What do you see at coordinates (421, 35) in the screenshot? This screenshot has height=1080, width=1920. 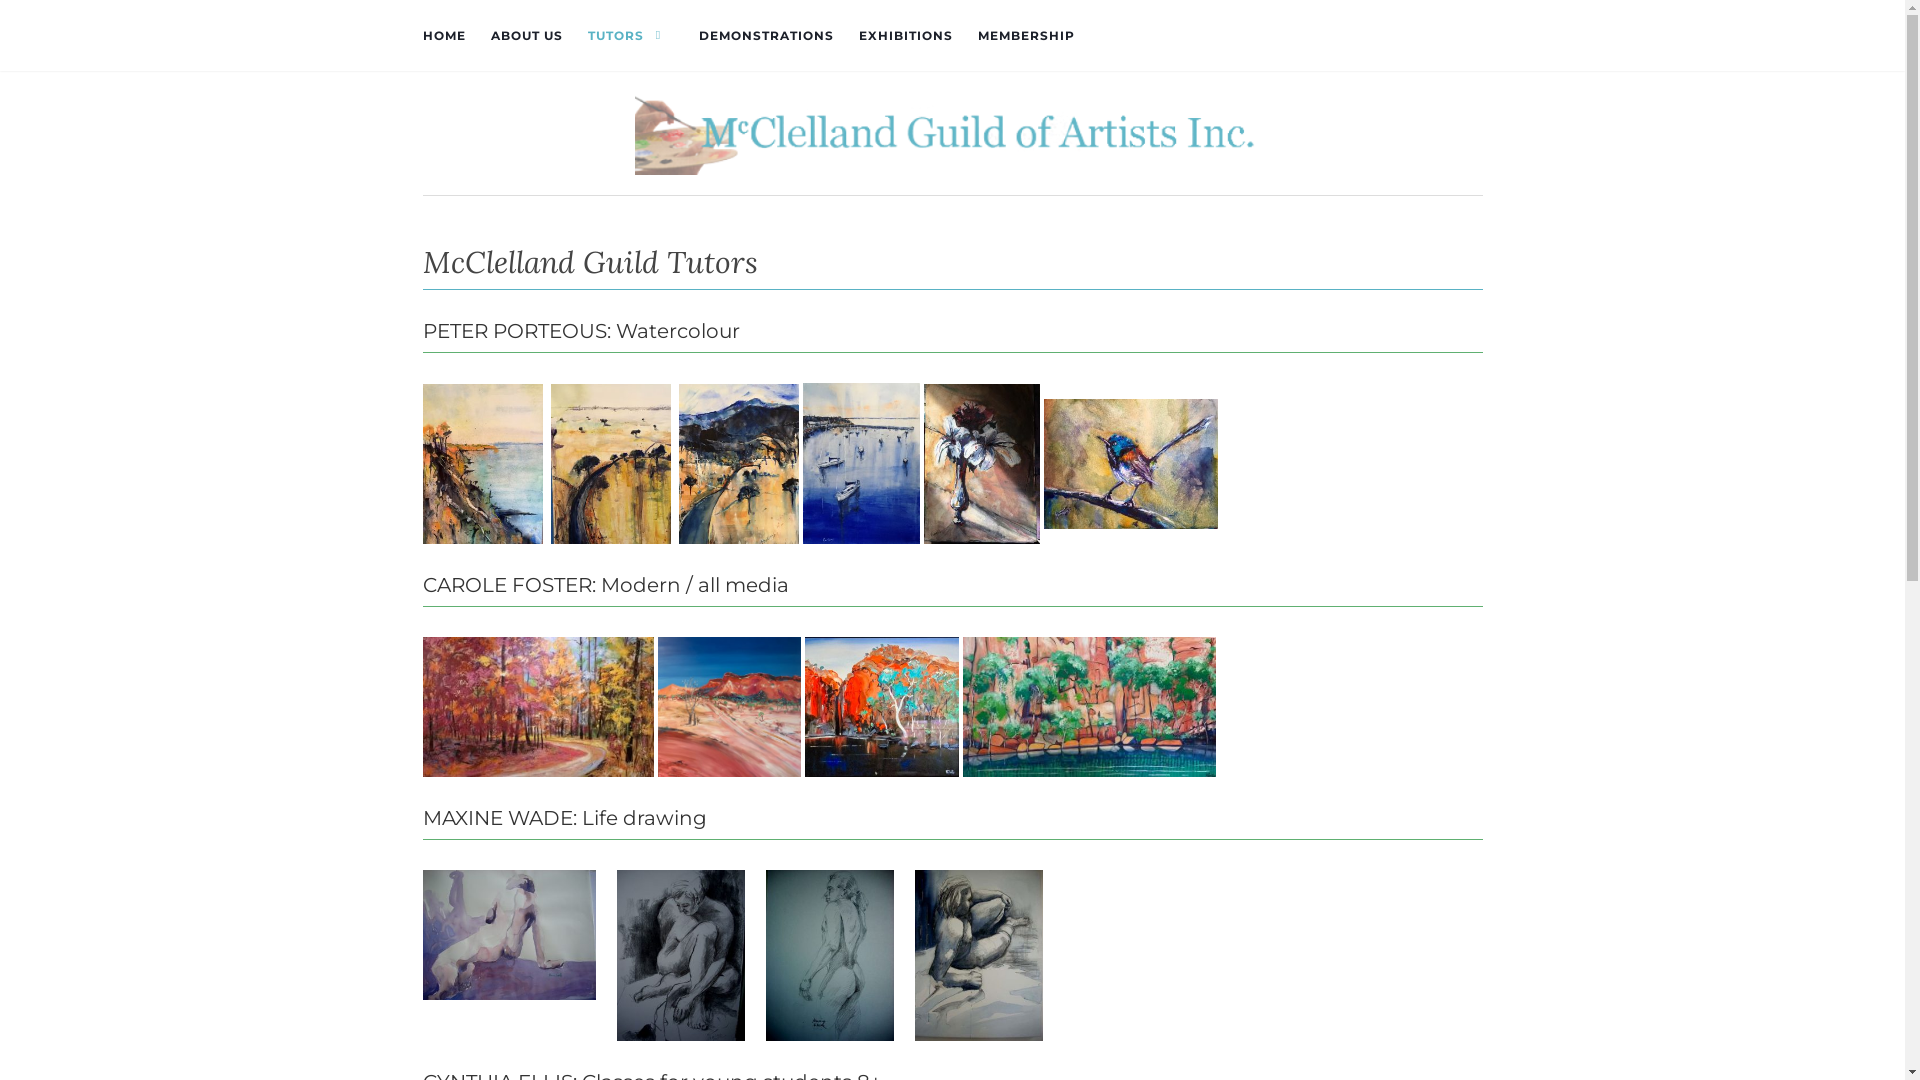 I see `'HOME'` at bounding box center [421, 35].